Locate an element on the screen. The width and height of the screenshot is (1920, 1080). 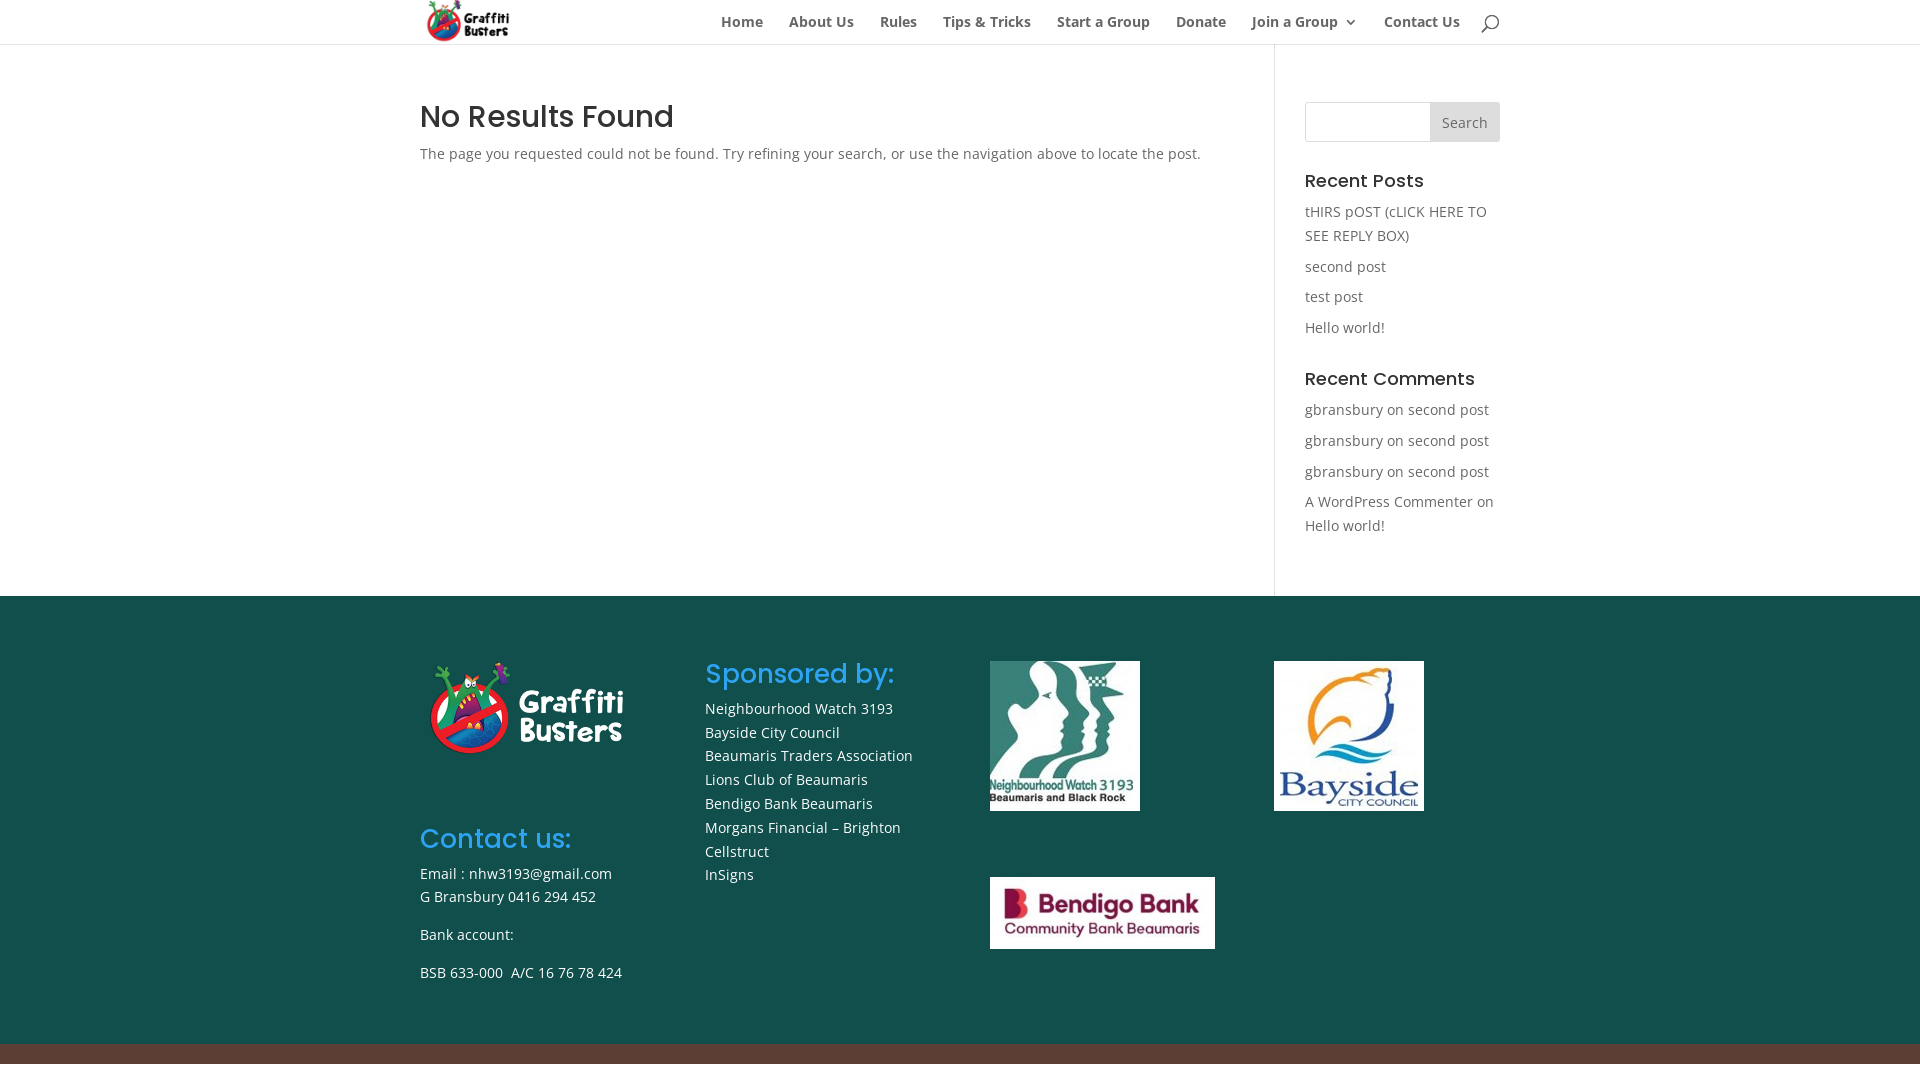
'Hello world!' is located at coordinates (1344, 326).